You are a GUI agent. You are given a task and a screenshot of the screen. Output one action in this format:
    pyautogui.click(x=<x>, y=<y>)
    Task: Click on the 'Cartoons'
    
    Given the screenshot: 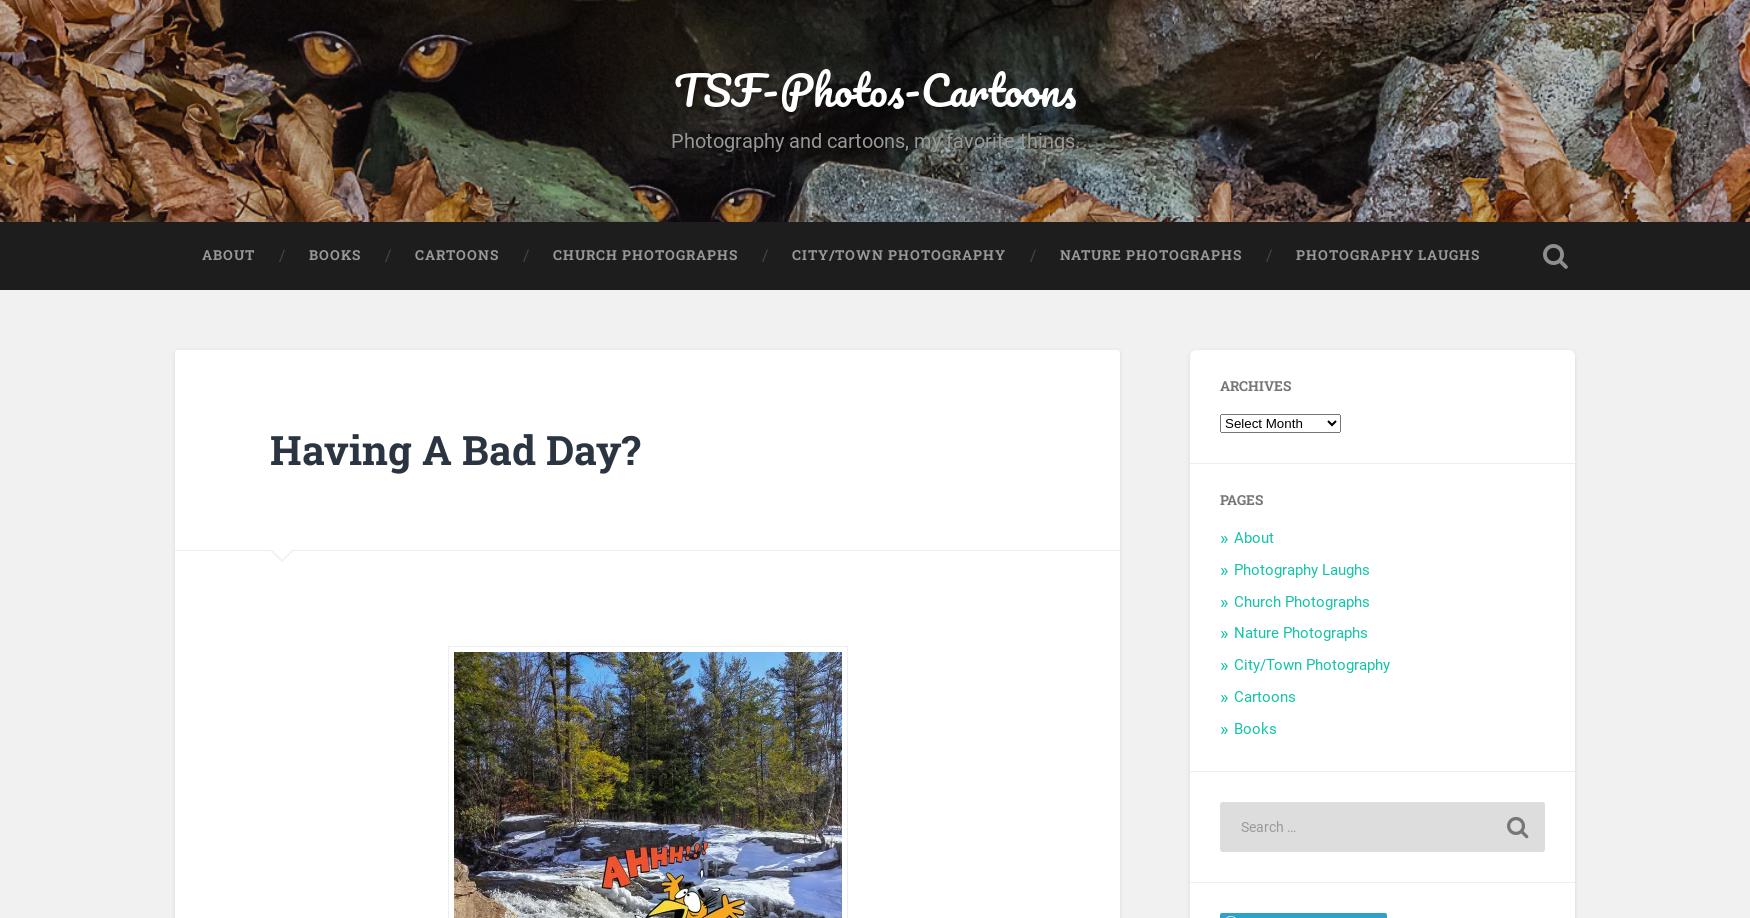 What is the action you would take?
    pyautogui.click(x=1264, y=696)
    